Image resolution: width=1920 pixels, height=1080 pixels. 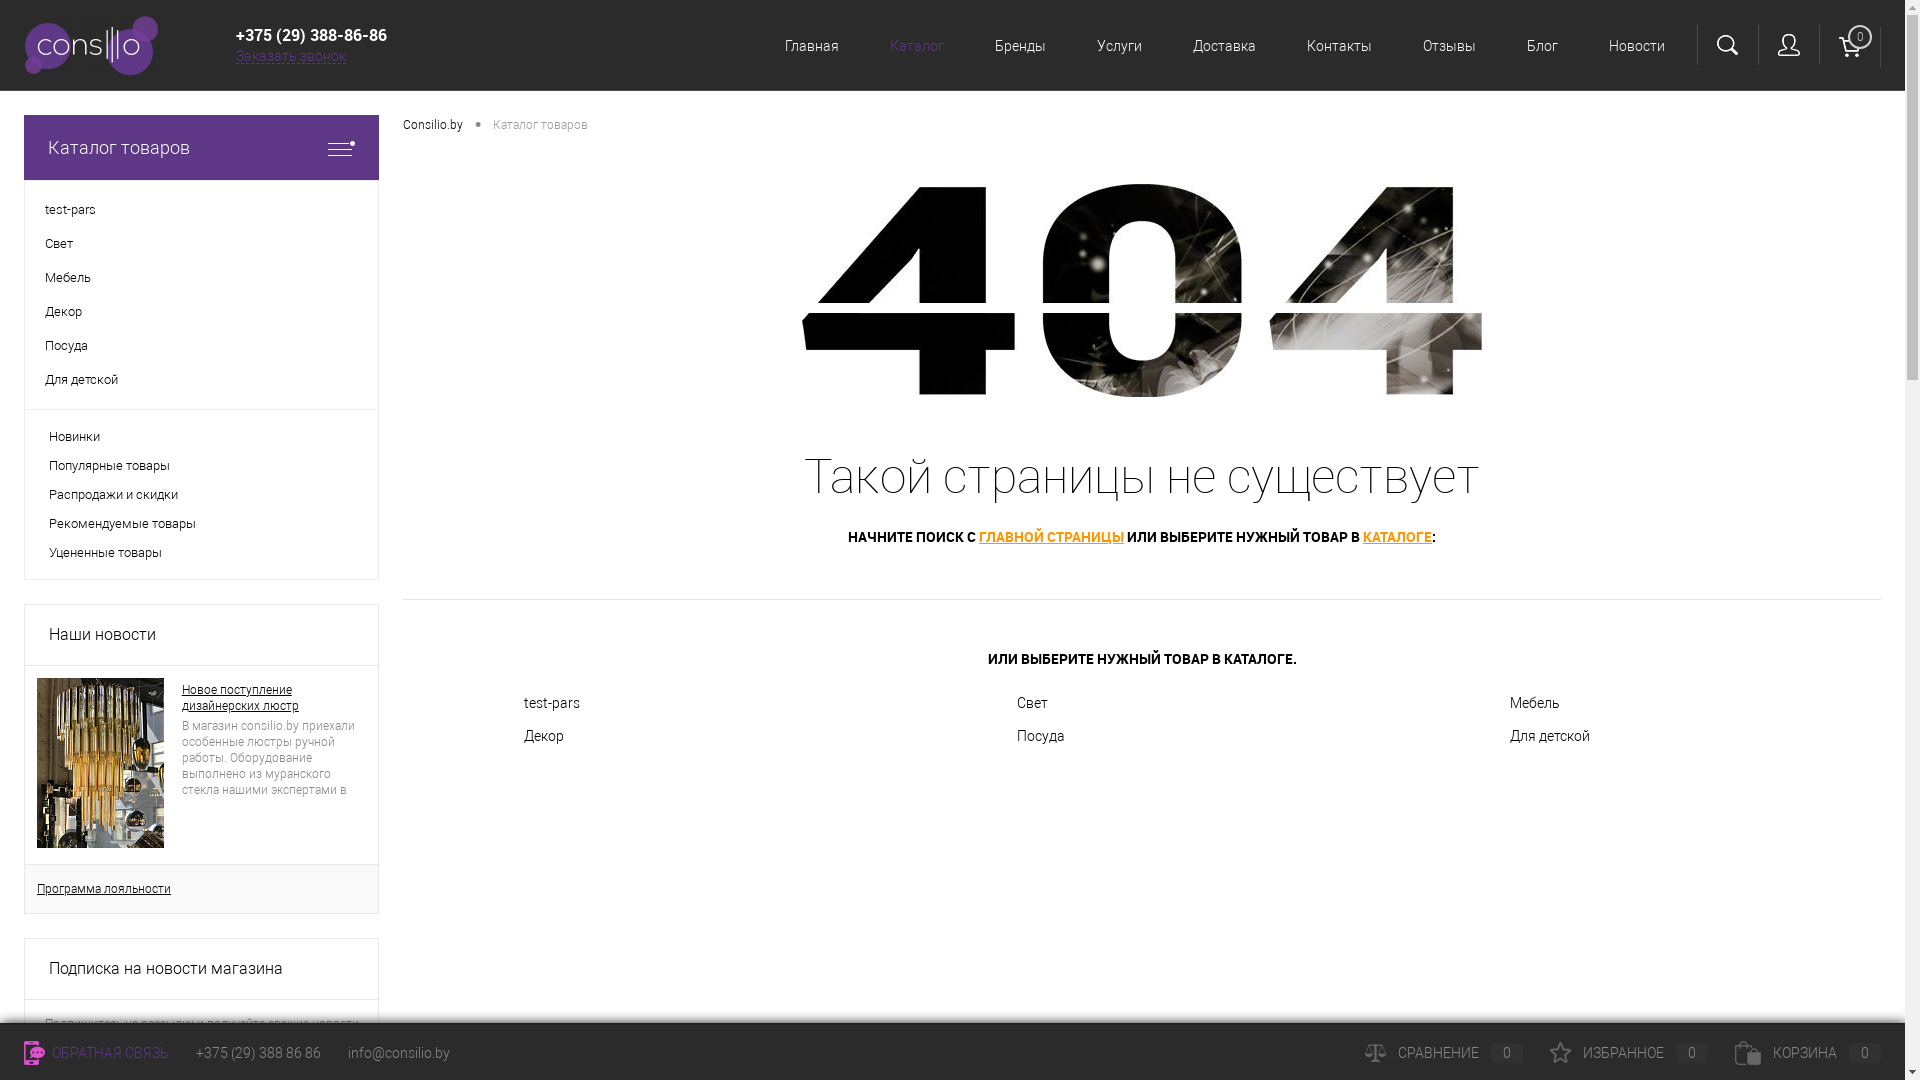 What do you see at coordinates (257, 1052) in the screenshot?
I see `'+375 (29) 388 86 86'` at bounding box center [257, 1052].